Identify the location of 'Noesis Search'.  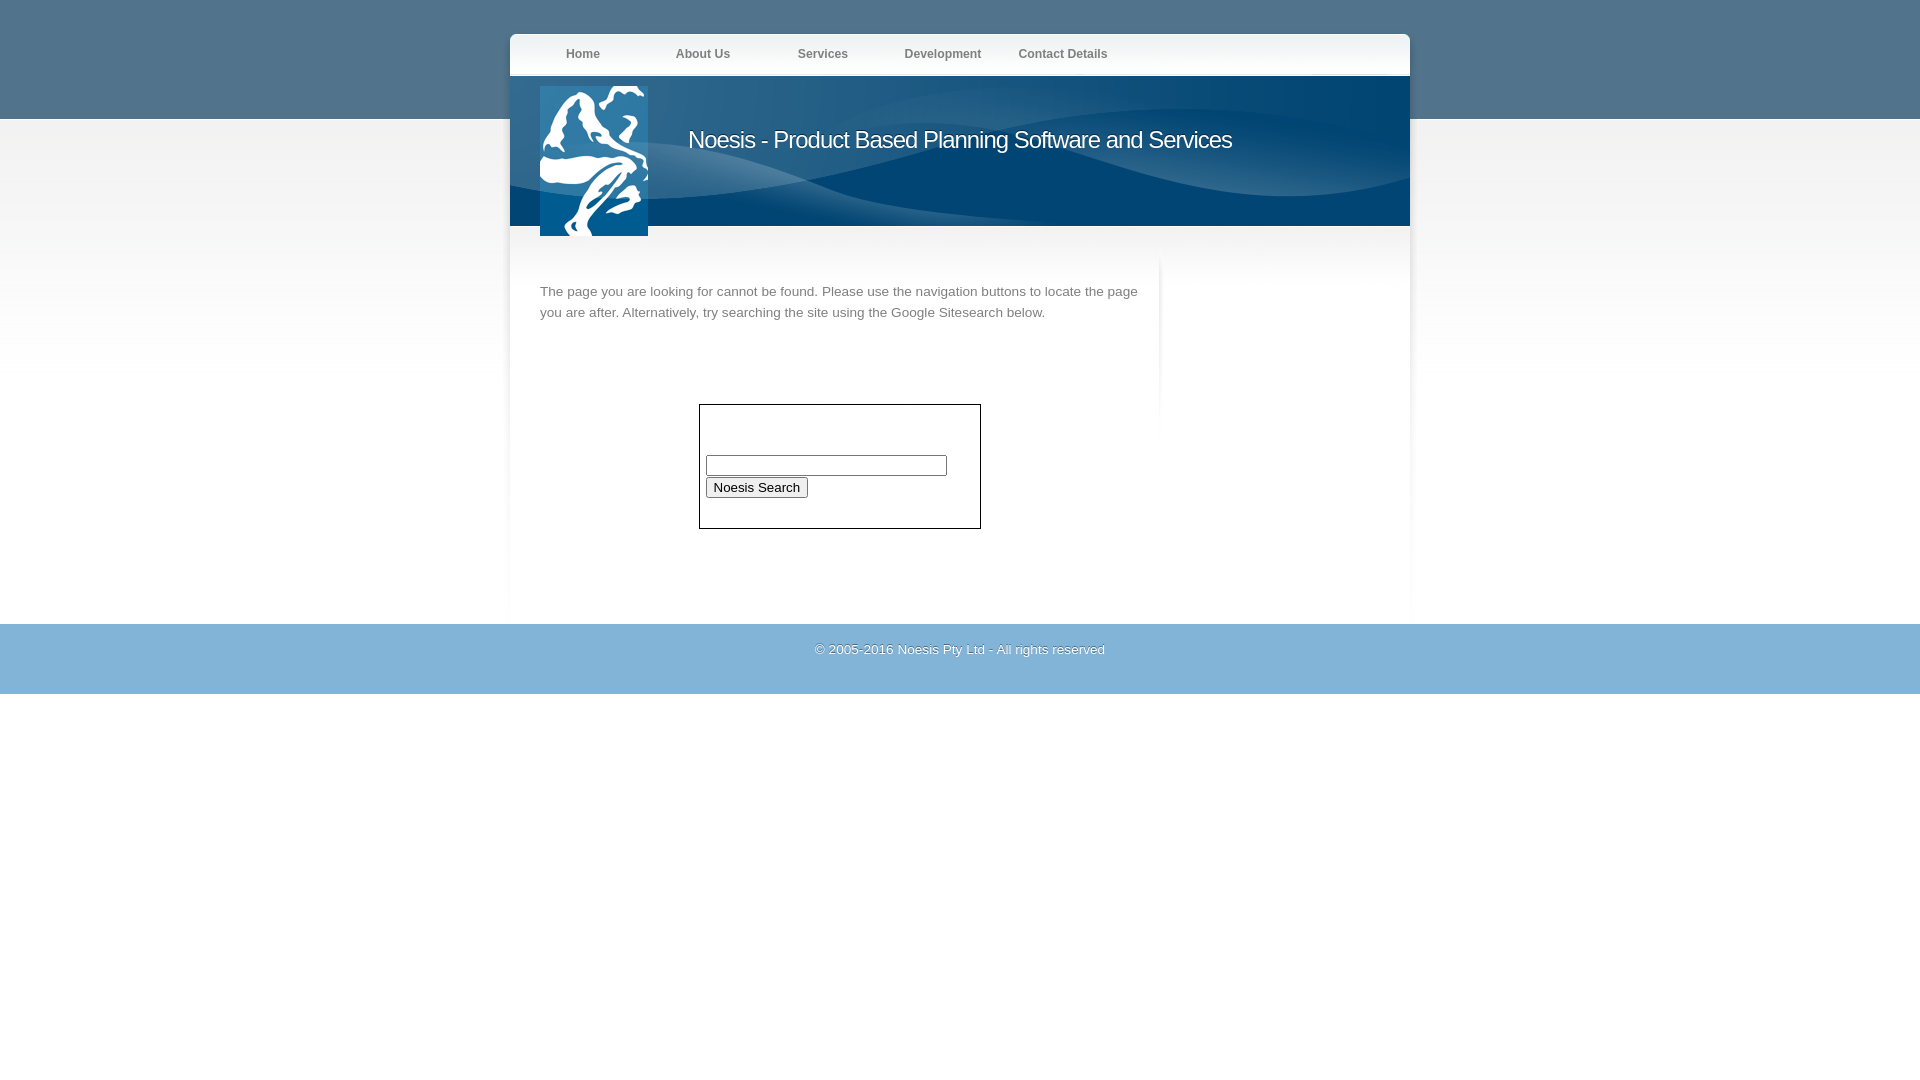
(705, 486).